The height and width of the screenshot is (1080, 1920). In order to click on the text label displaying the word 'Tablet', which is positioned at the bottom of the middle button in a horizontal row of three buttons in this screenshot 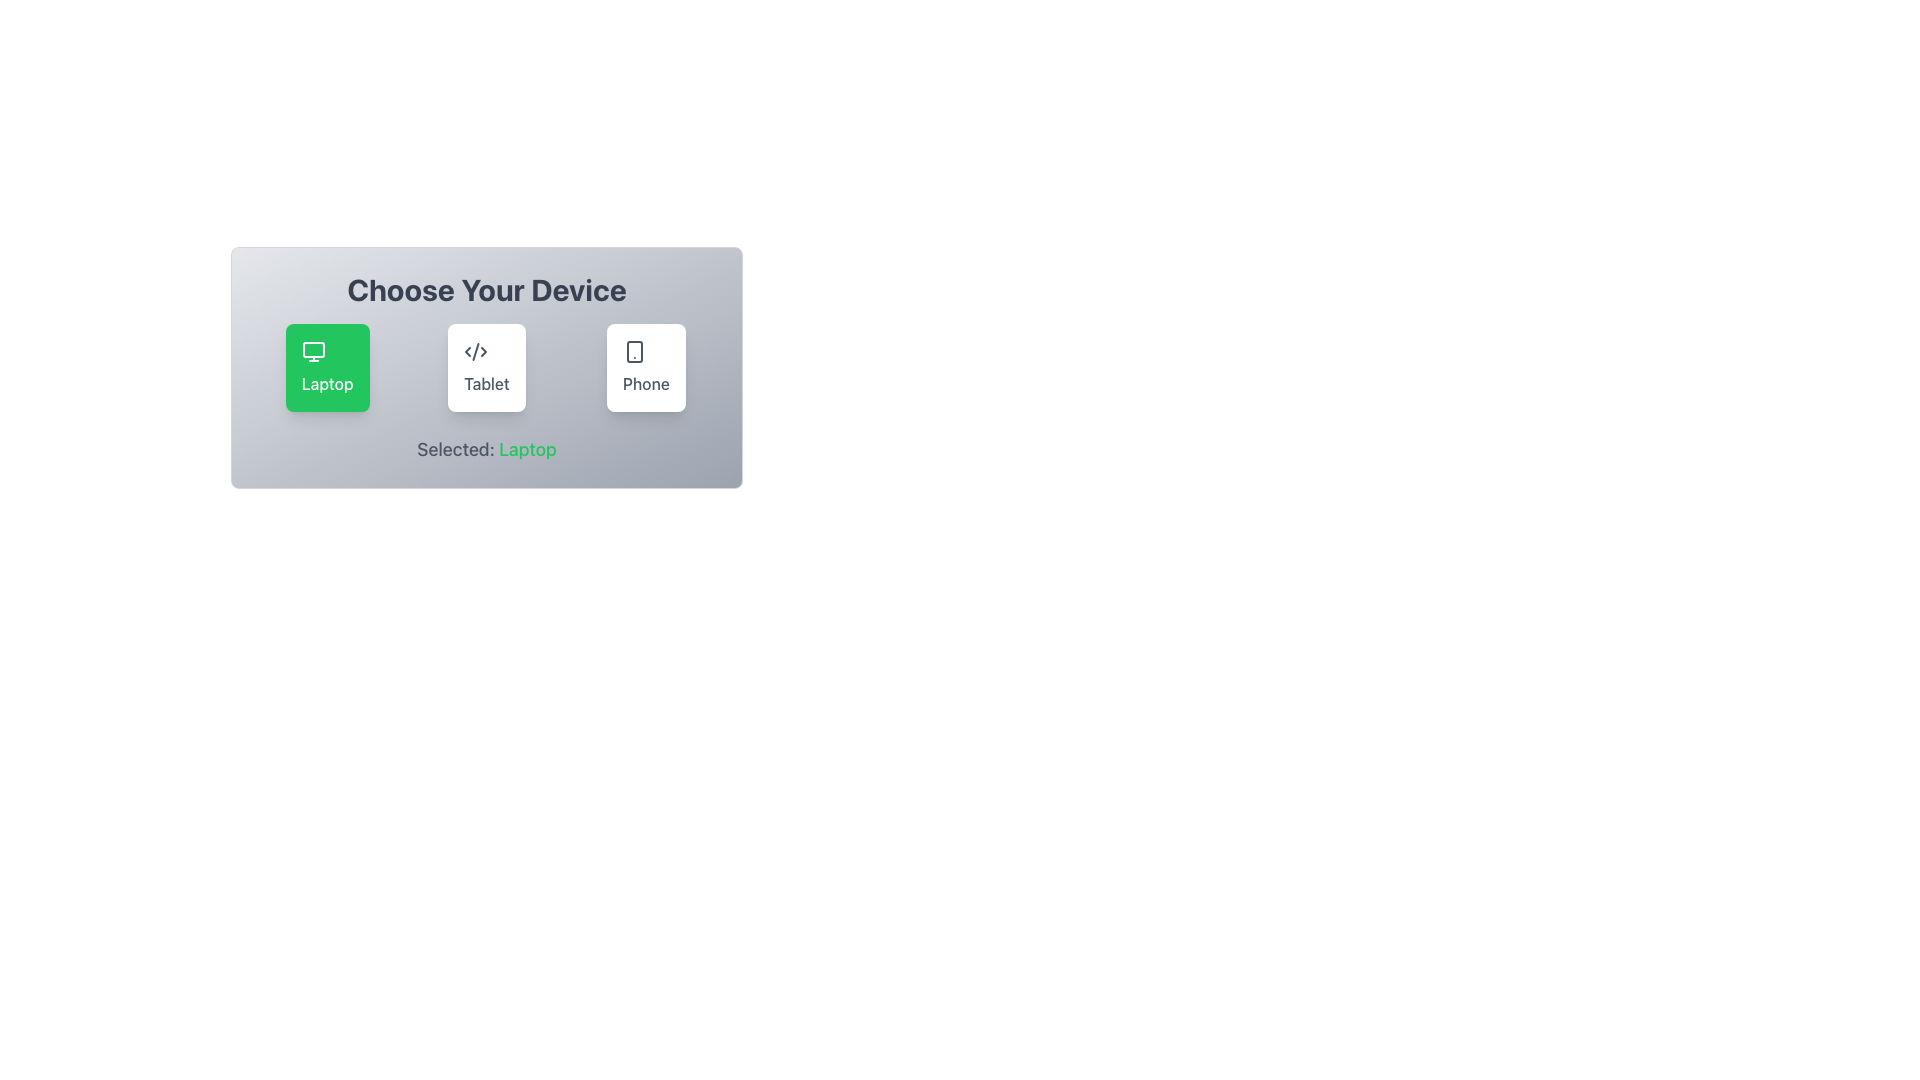, I will do `click(486, 384)`.